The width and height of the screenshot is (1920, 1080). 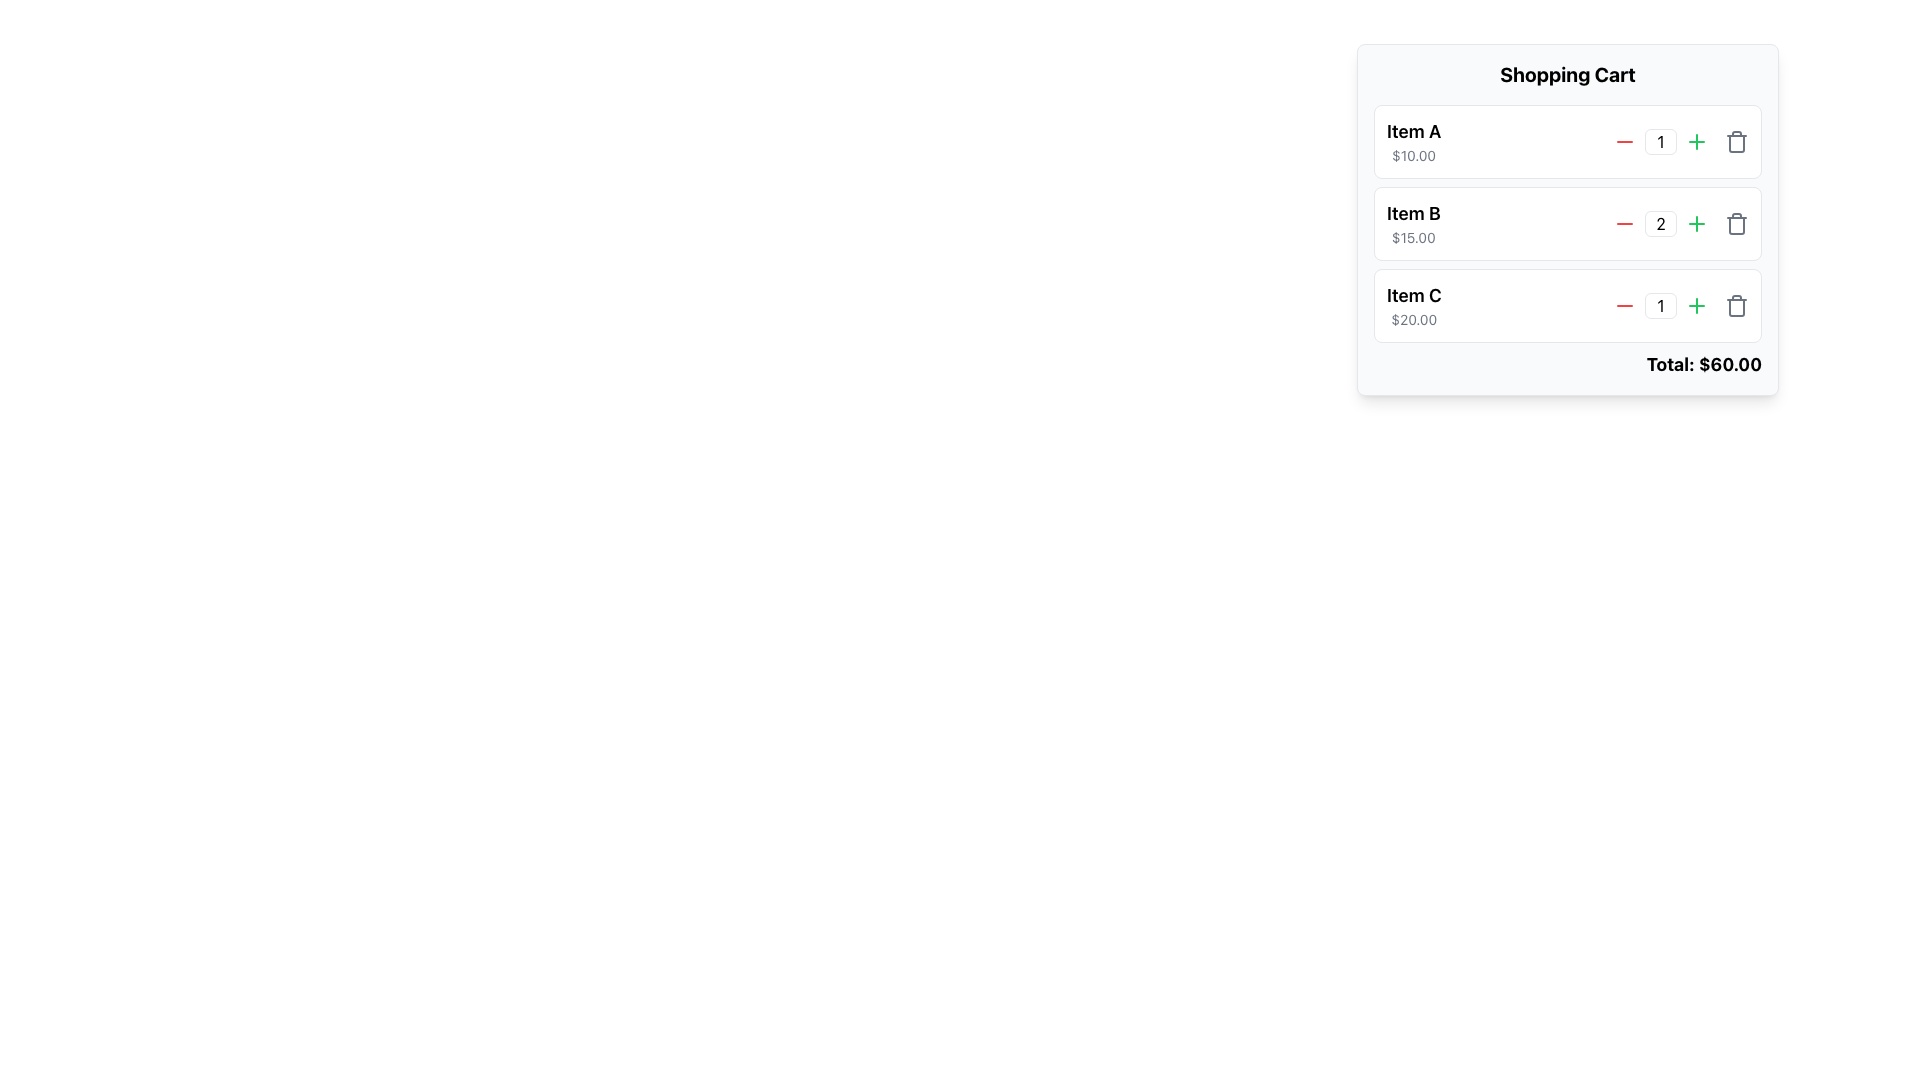 I want to click on the Text Display element that shows information about a specific item in the shopping cart, located at the top of the itemized list in the shopping cart widget, so click(x=1413, y=141).